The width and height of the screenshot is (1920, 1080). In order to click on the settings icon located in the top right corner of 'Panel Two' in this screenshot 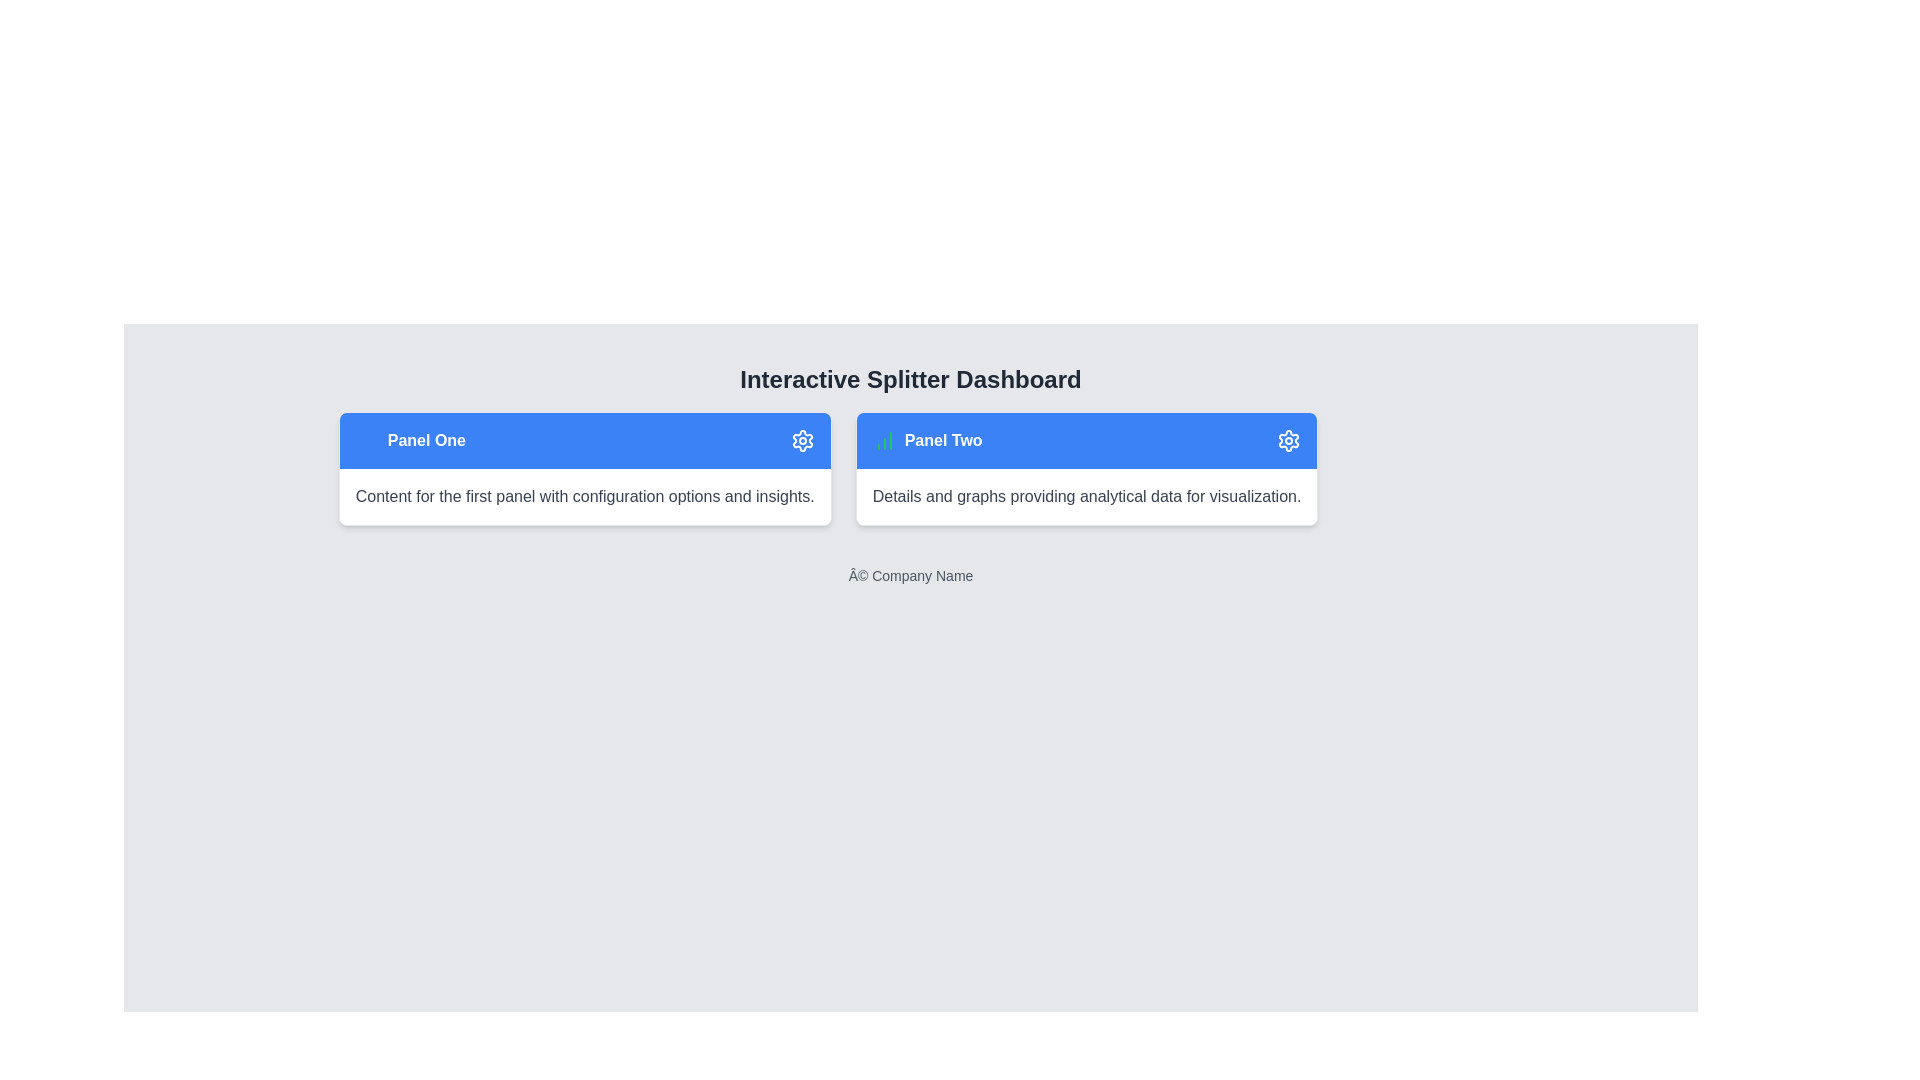, I will do `click(802, 439)`.